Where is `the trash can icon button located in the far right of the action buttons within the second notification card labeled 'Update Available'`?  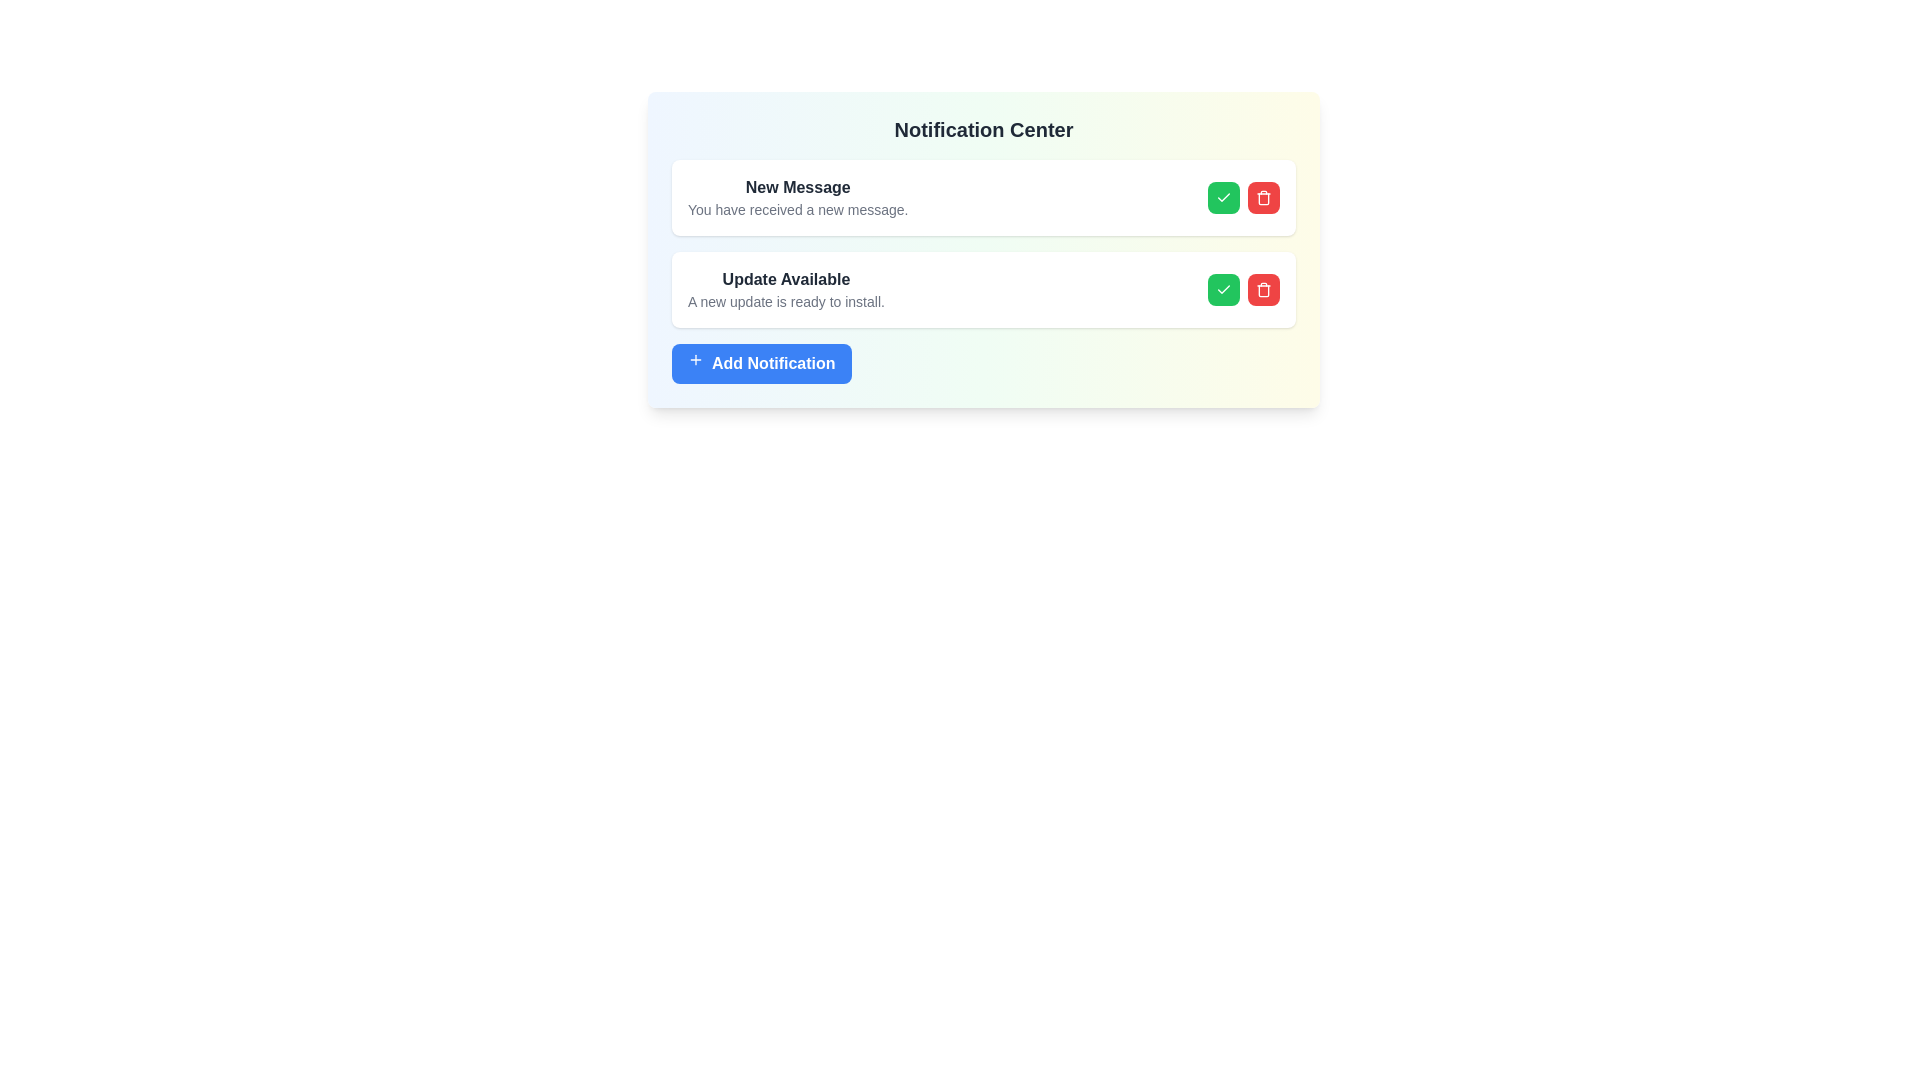 the trash can icon button located in the far right of the action buttons within the second notification card labeled 'Update Available' is located at coordinates (1262, 289).